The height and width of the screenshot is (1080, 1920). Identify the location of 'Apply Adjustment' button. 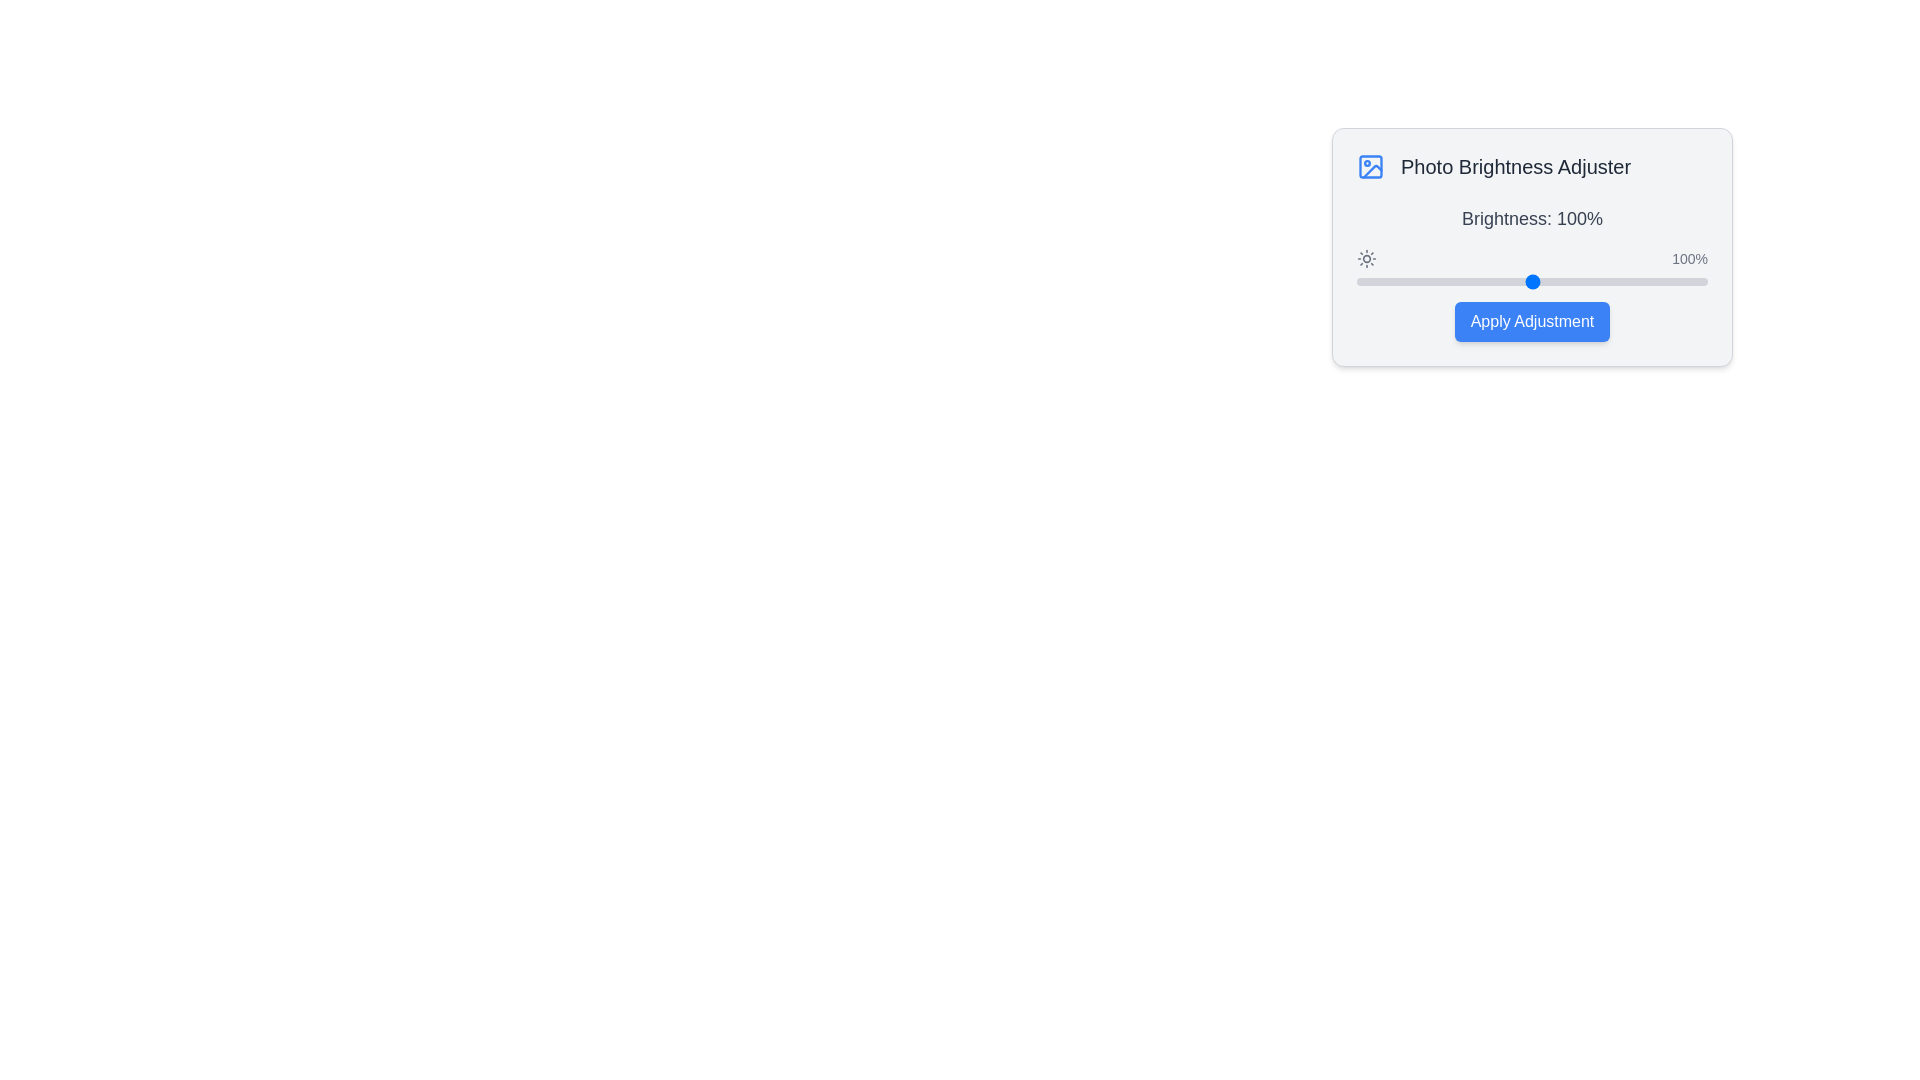
(1531, 320).